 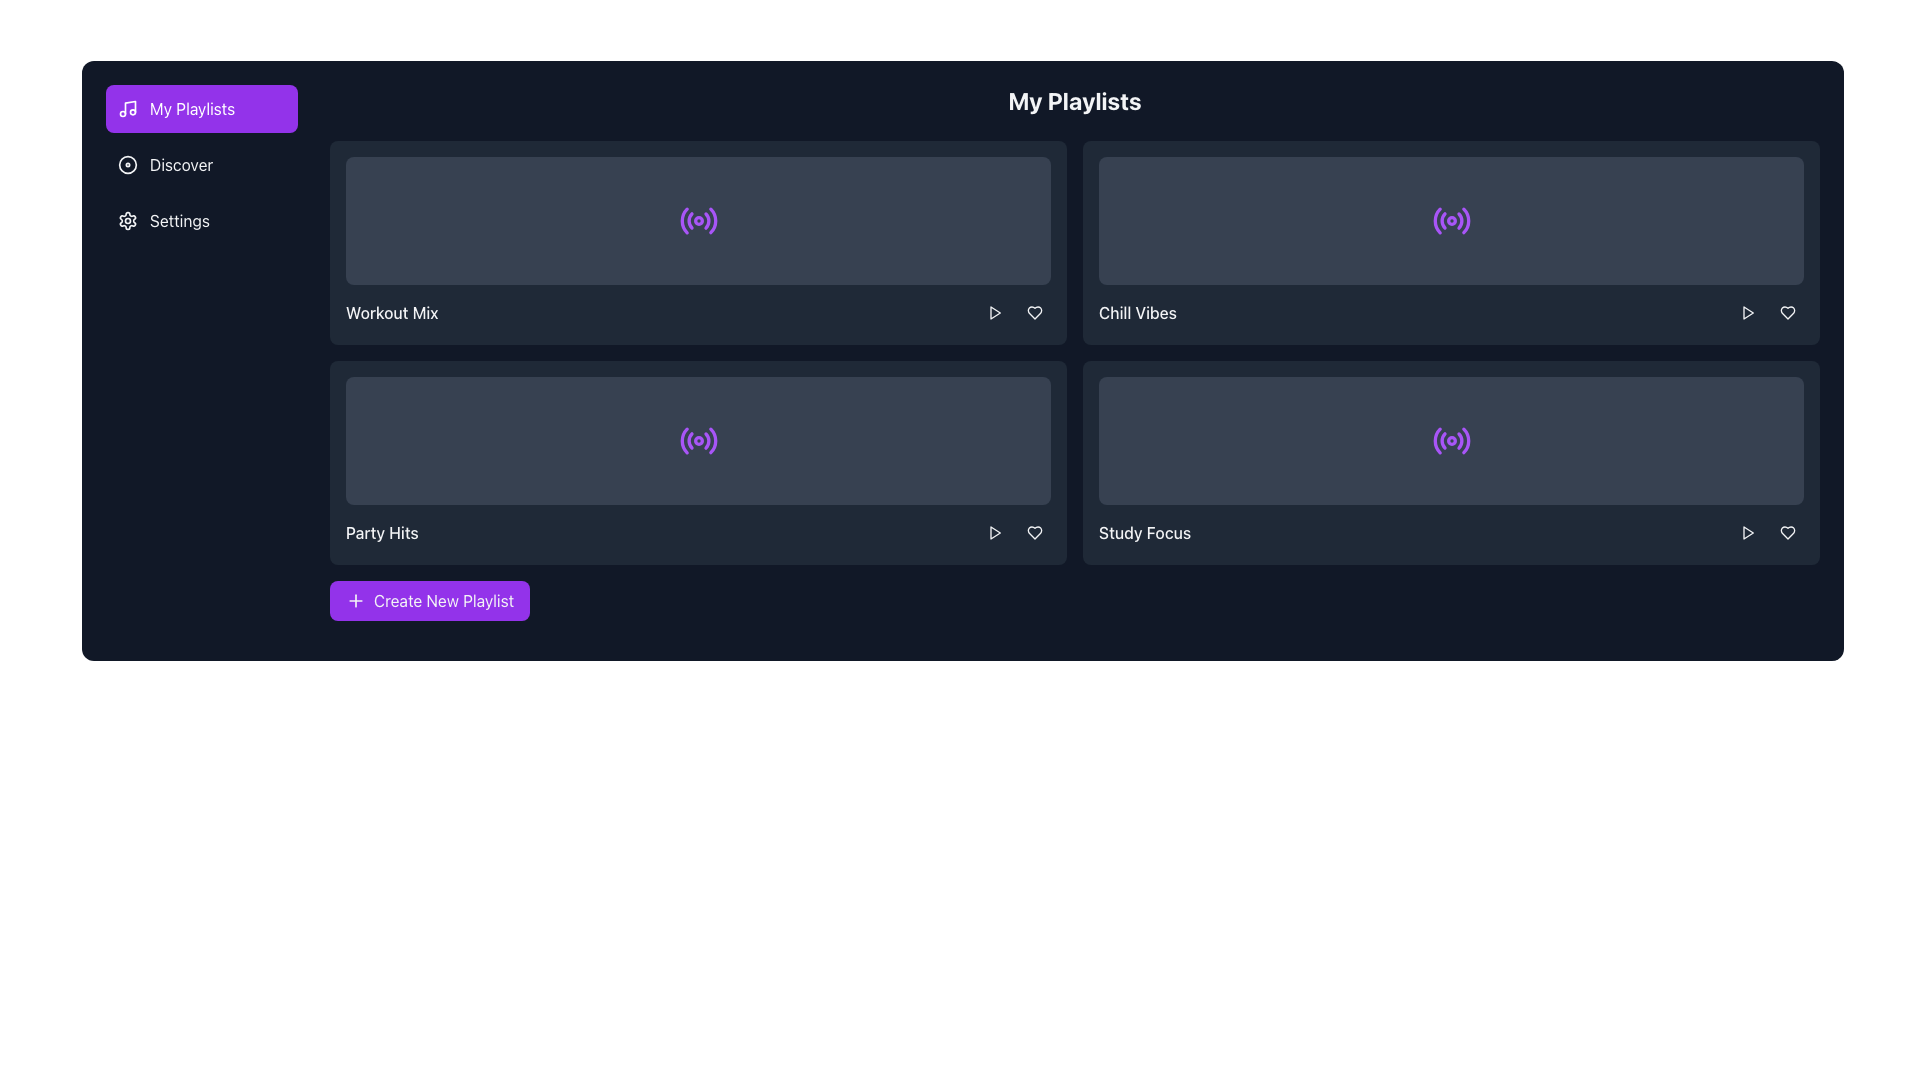 I want to click on the play icon button located in the top-right corner of the 'Workout Mix' playlist card in the 'My Playlists' section to initiate playback of the playlist, so click(x=994, y=312).